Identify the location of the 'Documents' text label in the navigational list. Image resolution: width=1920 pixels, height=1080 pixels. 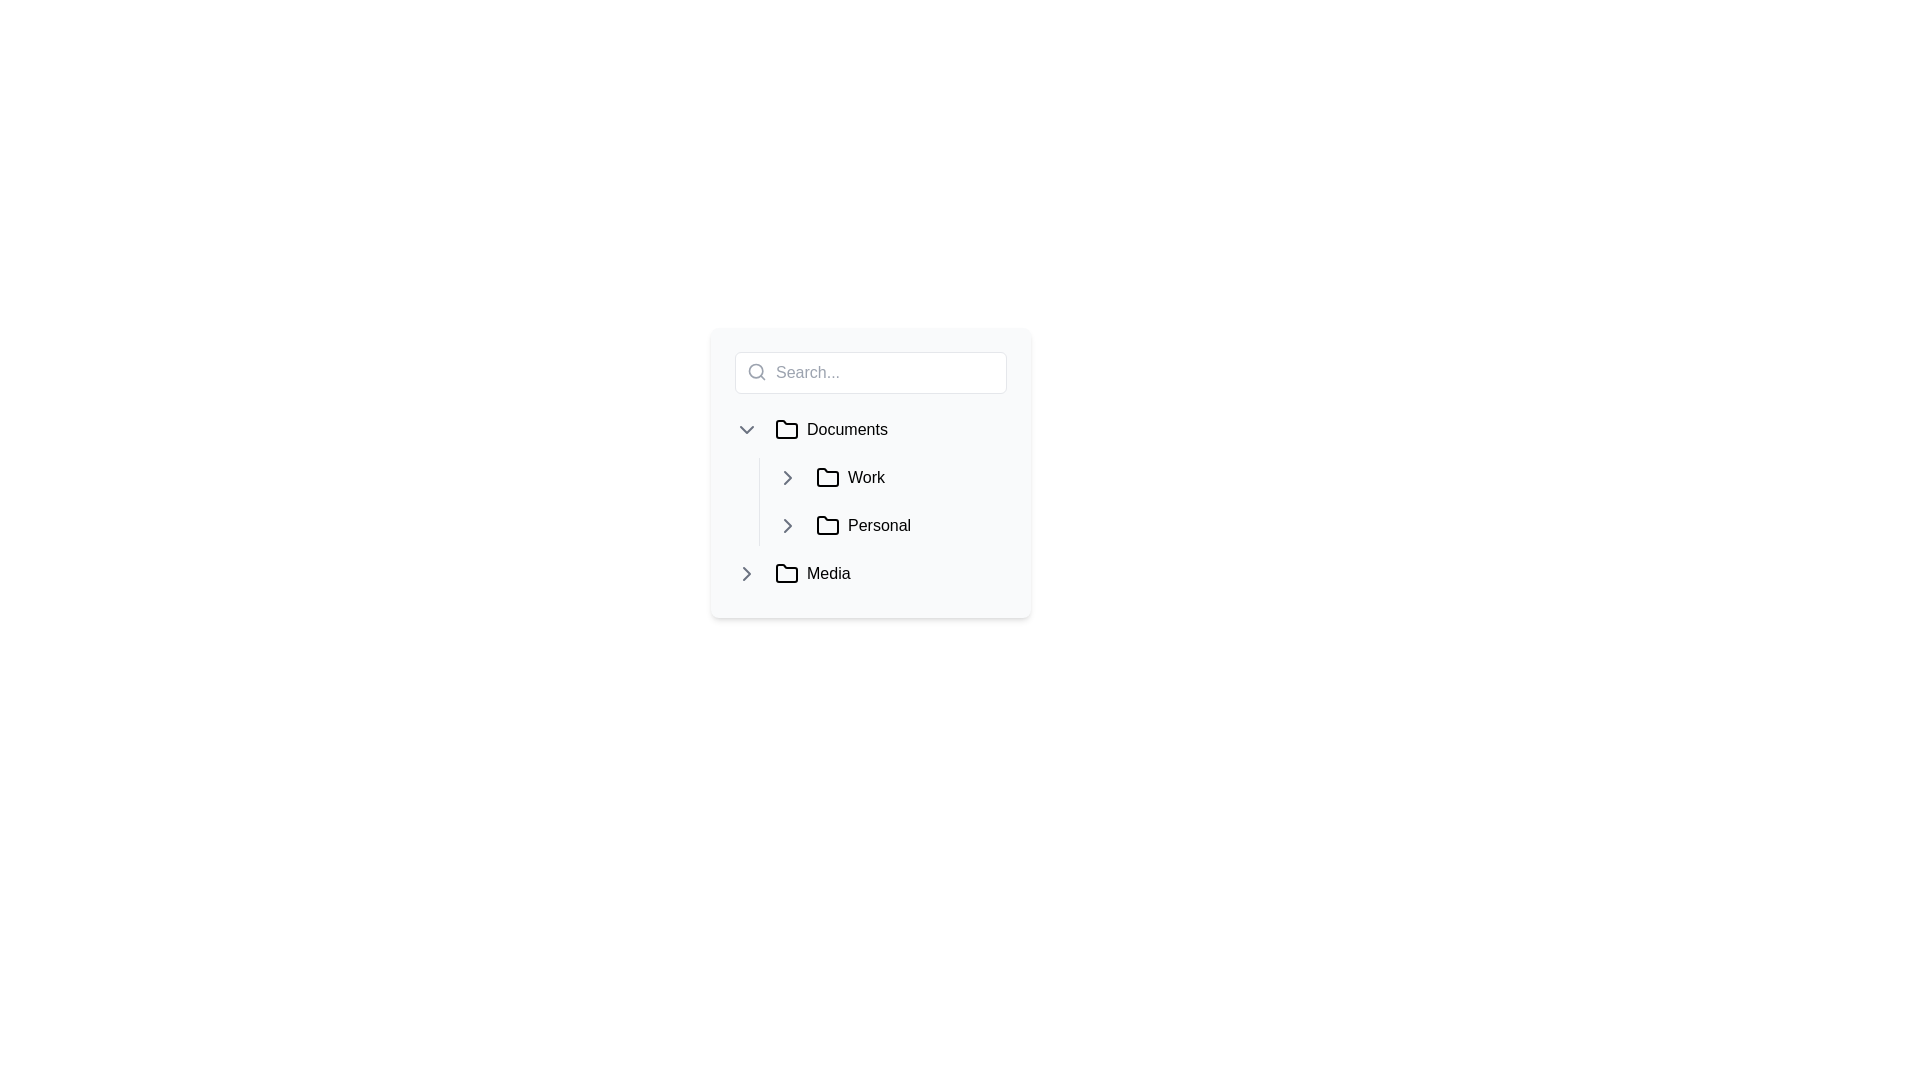
(847, 428).